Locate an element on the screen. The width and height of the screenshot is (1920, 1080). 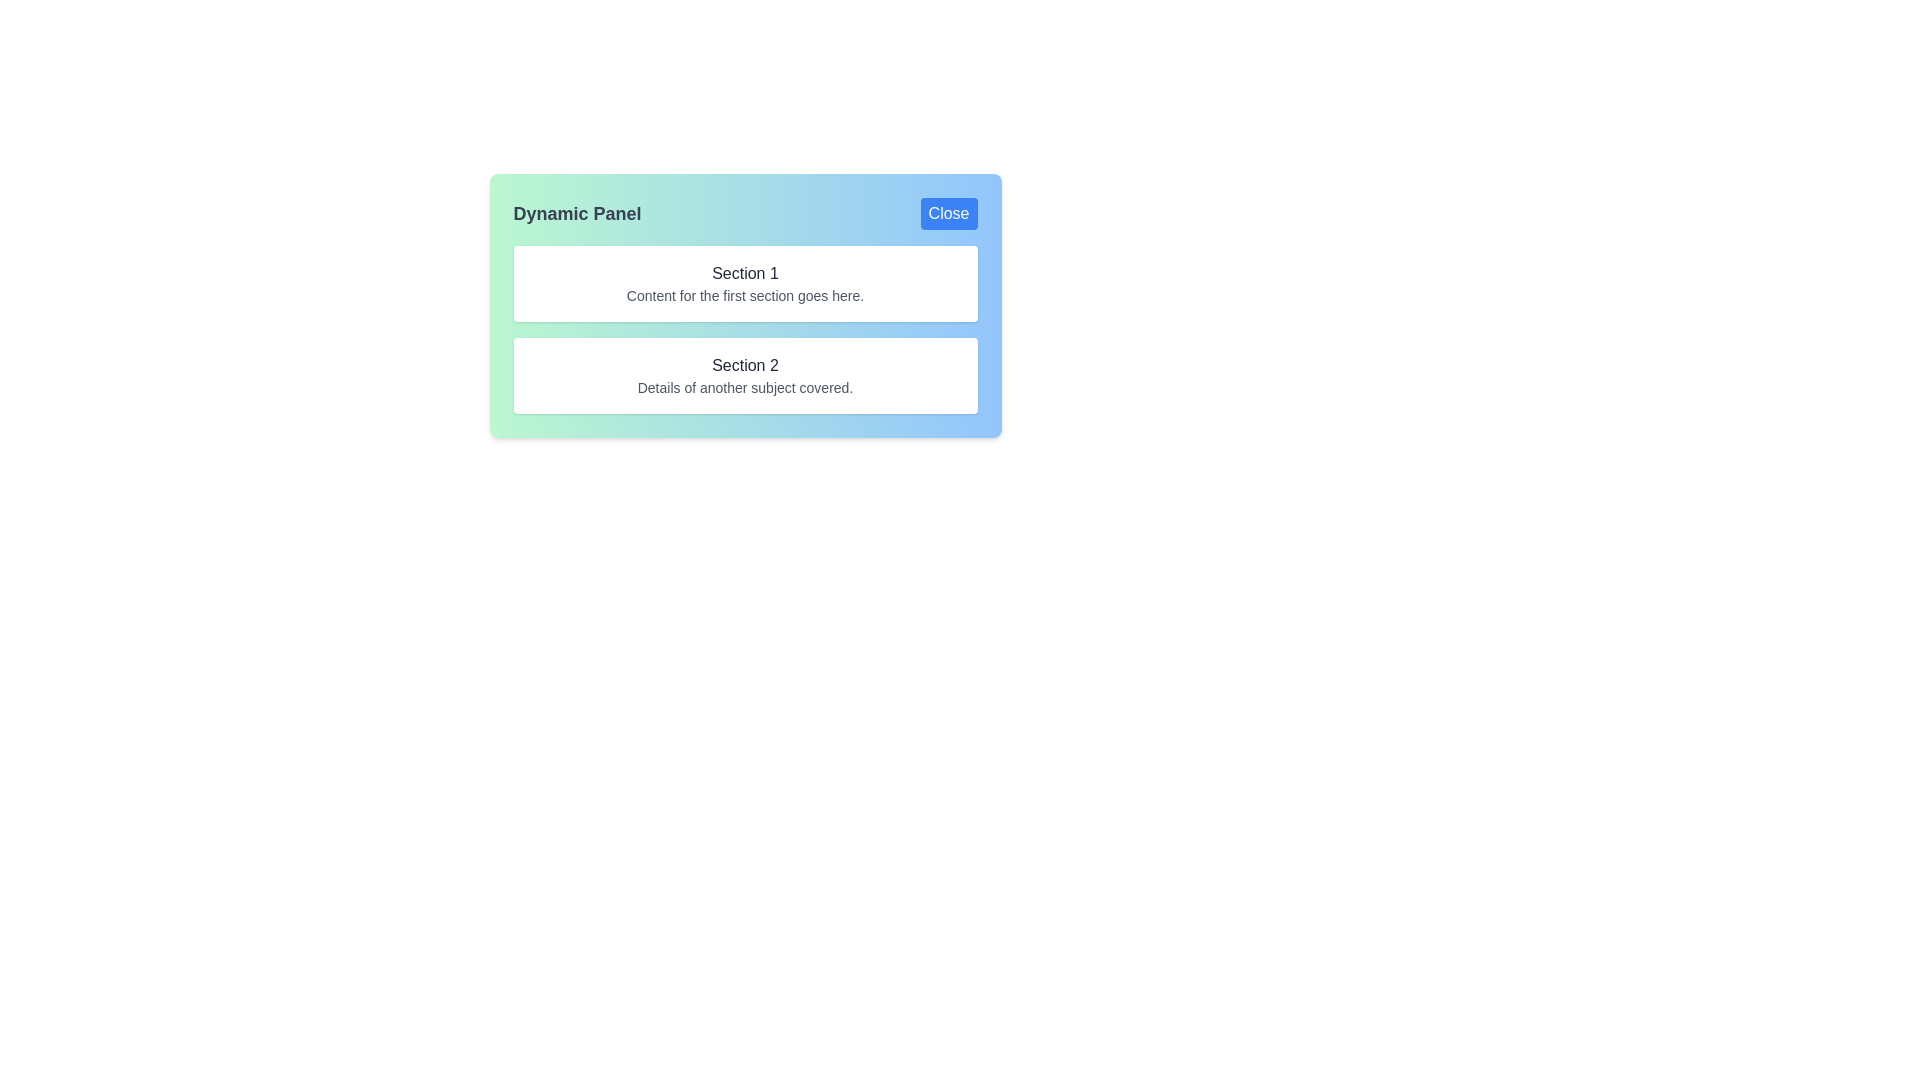
the text label displaying 'Section 2' which is styled in dark gray and is located in the middle-top part of the dynamic panel is located at coordinates (744, 366).